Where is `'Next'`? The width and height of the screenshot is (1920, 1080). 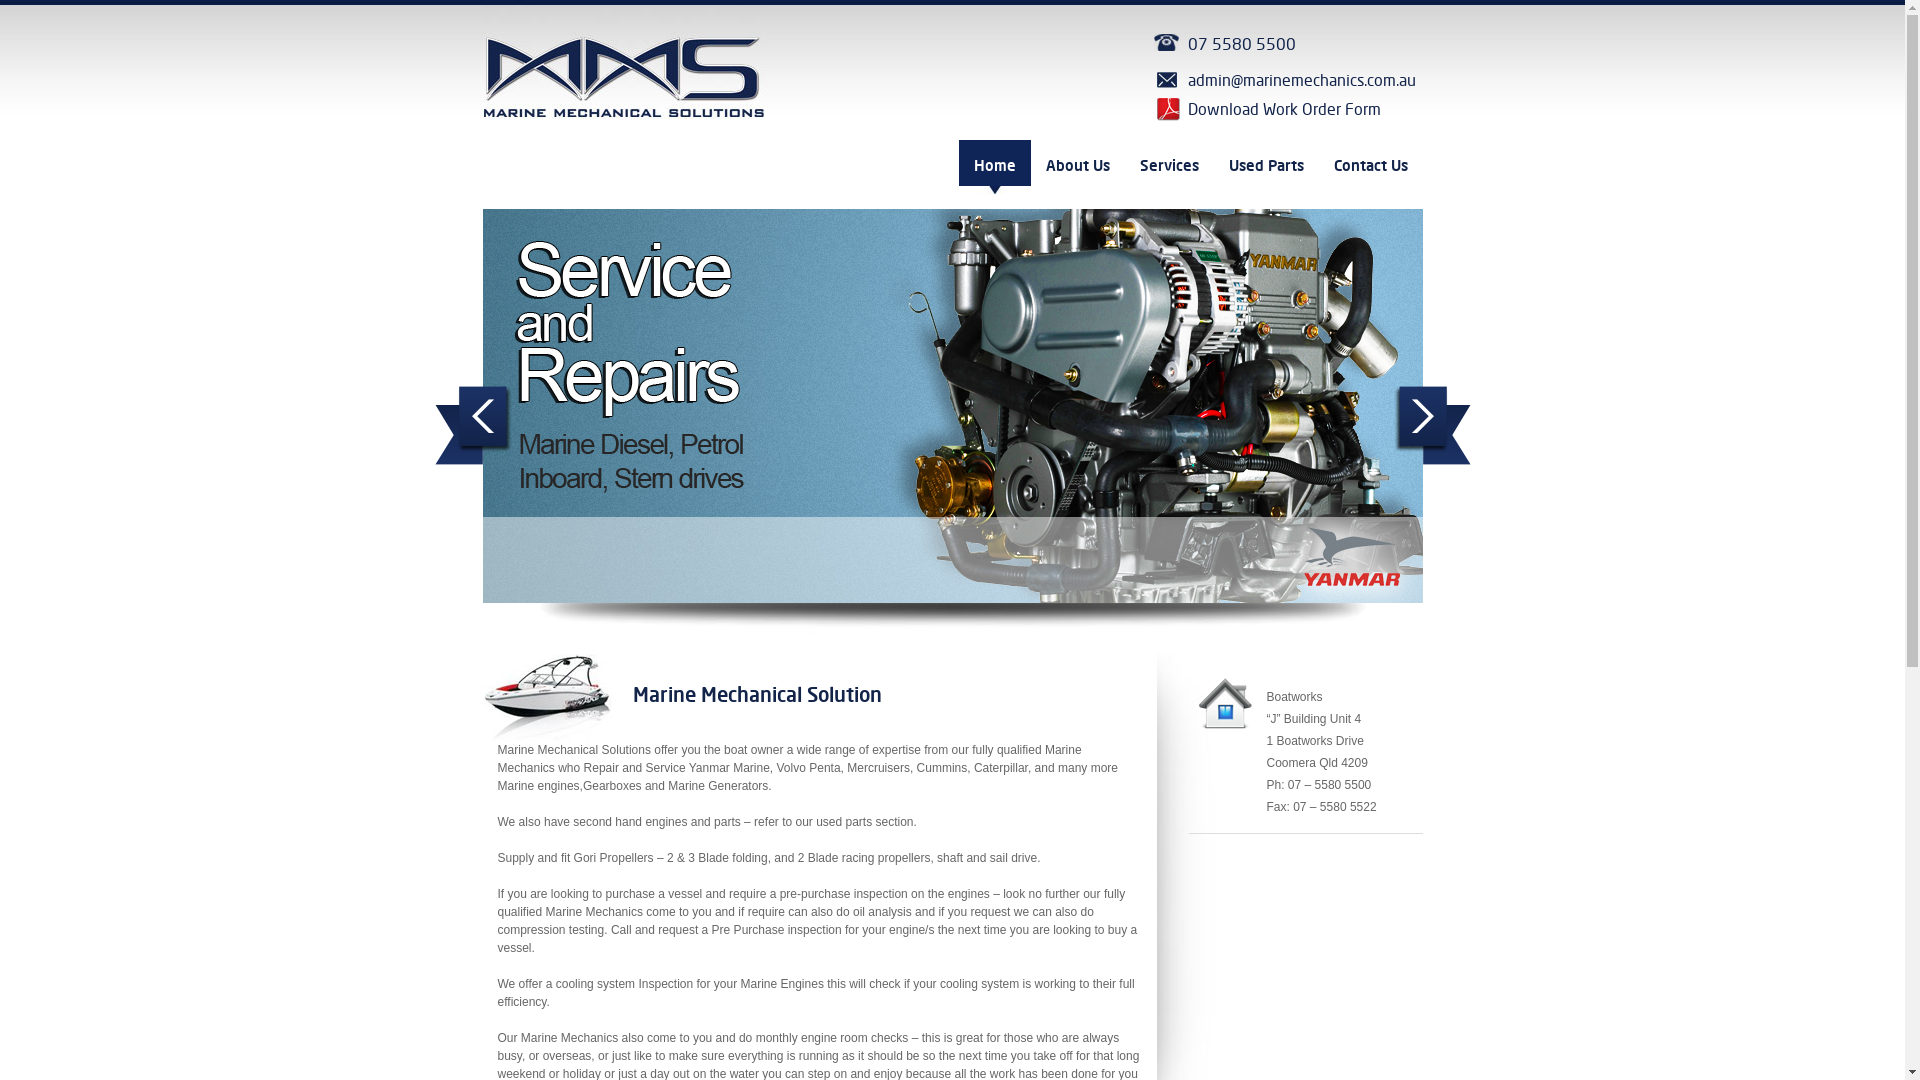 'Next' is located at coordinates (1392, 424).